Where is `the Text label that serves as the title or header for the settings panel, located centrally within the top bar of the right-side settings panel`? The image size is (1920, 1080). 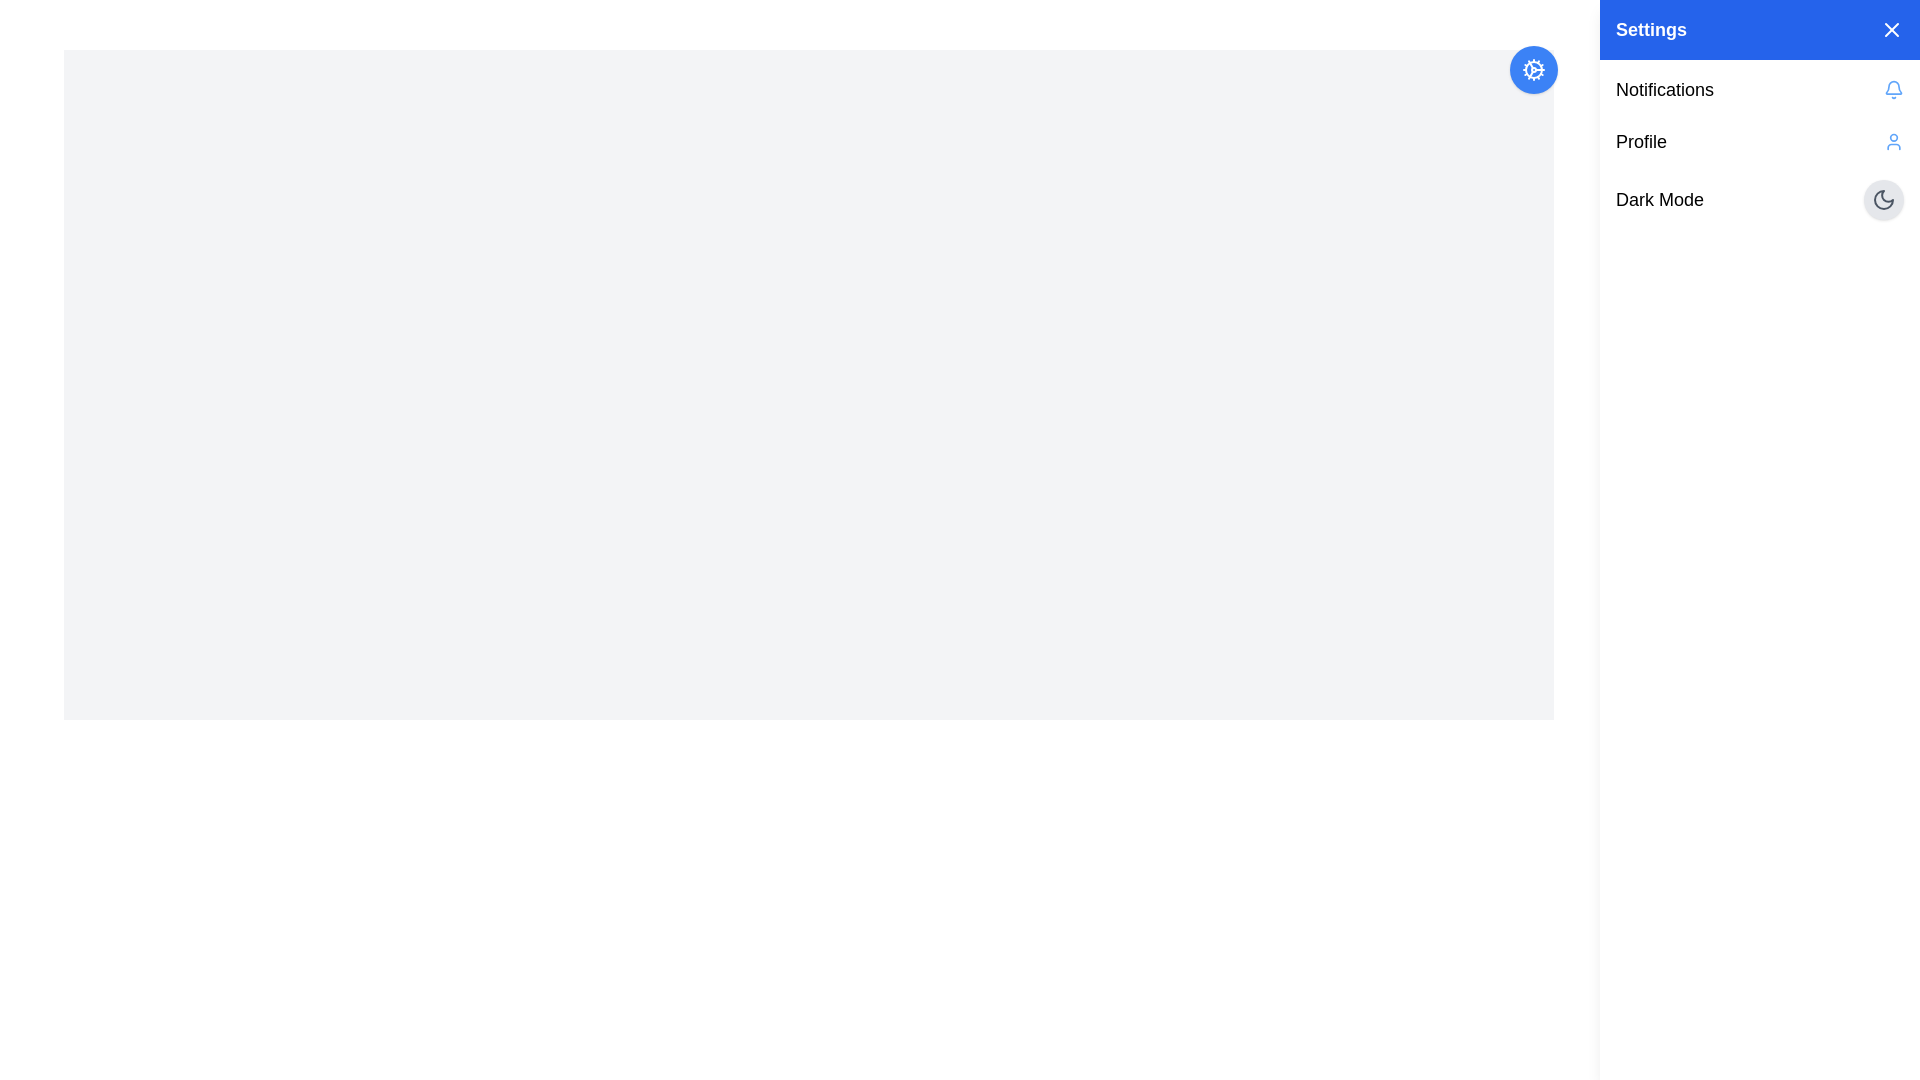 the Text label that serves as the title or header for the settings panel, located centrally within the top bar of the right-side settings panel is located at coordinates (1651, 30).